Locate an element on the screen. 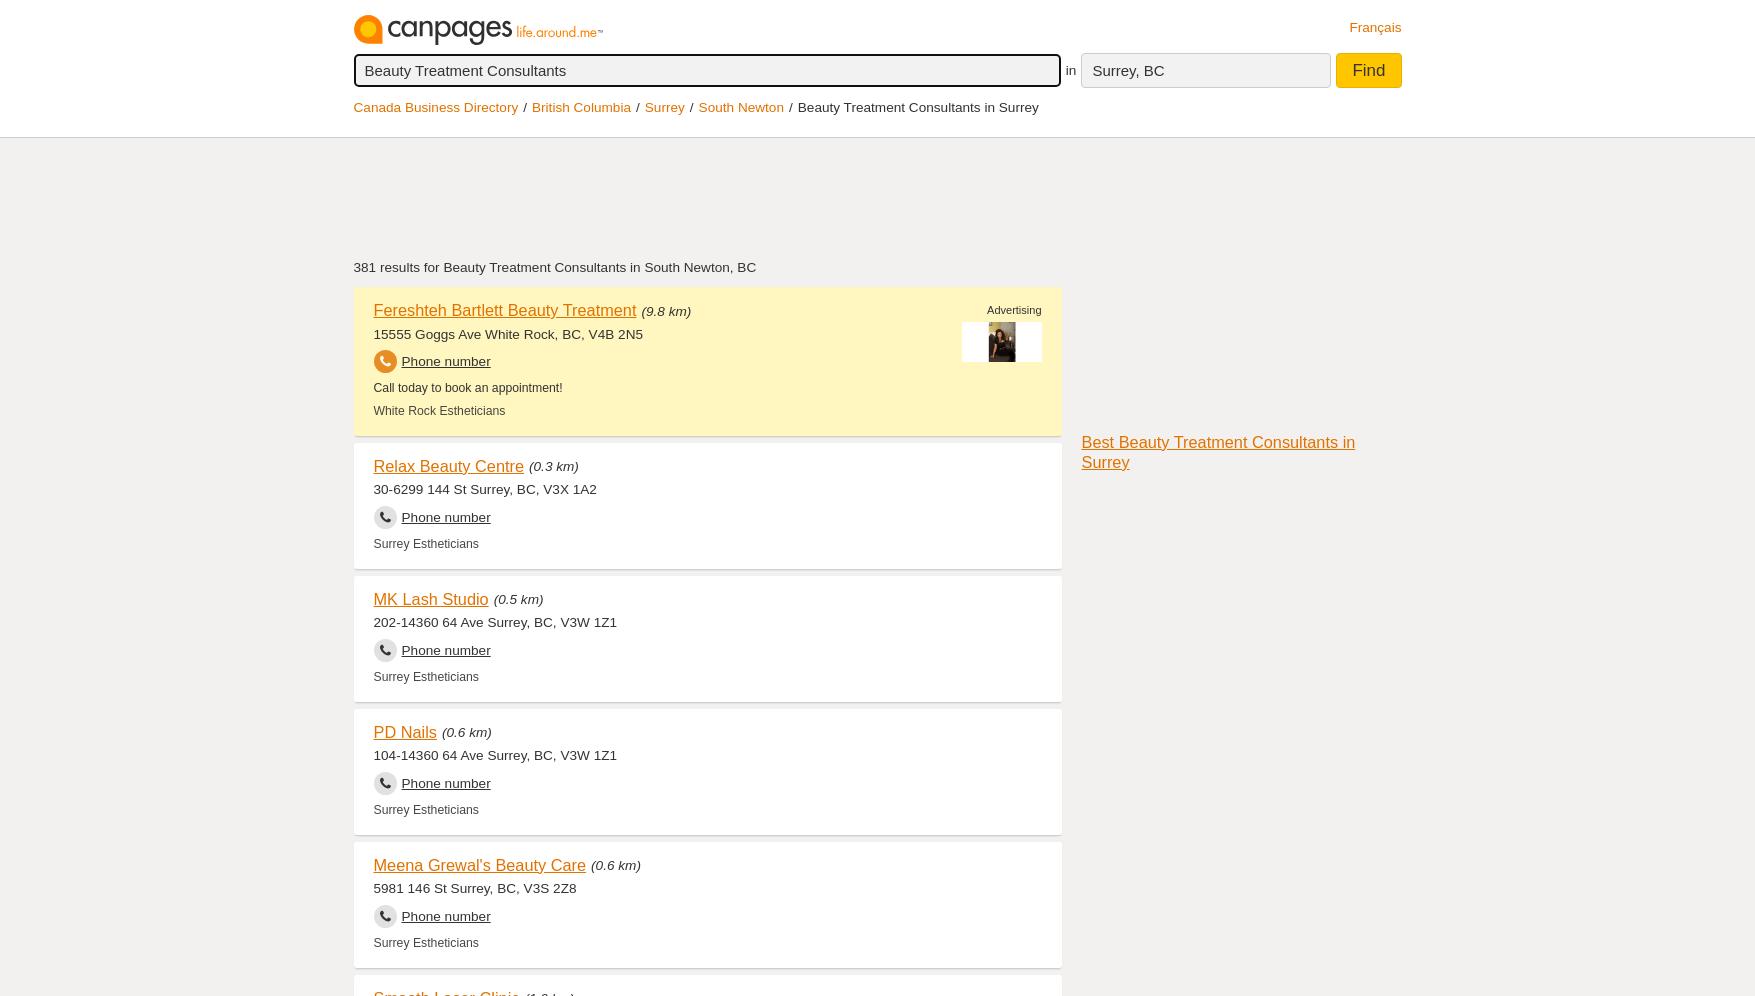 This screenshot has height=996, width=1755. '(0.5 km)' is located at coordinates (517, 599).